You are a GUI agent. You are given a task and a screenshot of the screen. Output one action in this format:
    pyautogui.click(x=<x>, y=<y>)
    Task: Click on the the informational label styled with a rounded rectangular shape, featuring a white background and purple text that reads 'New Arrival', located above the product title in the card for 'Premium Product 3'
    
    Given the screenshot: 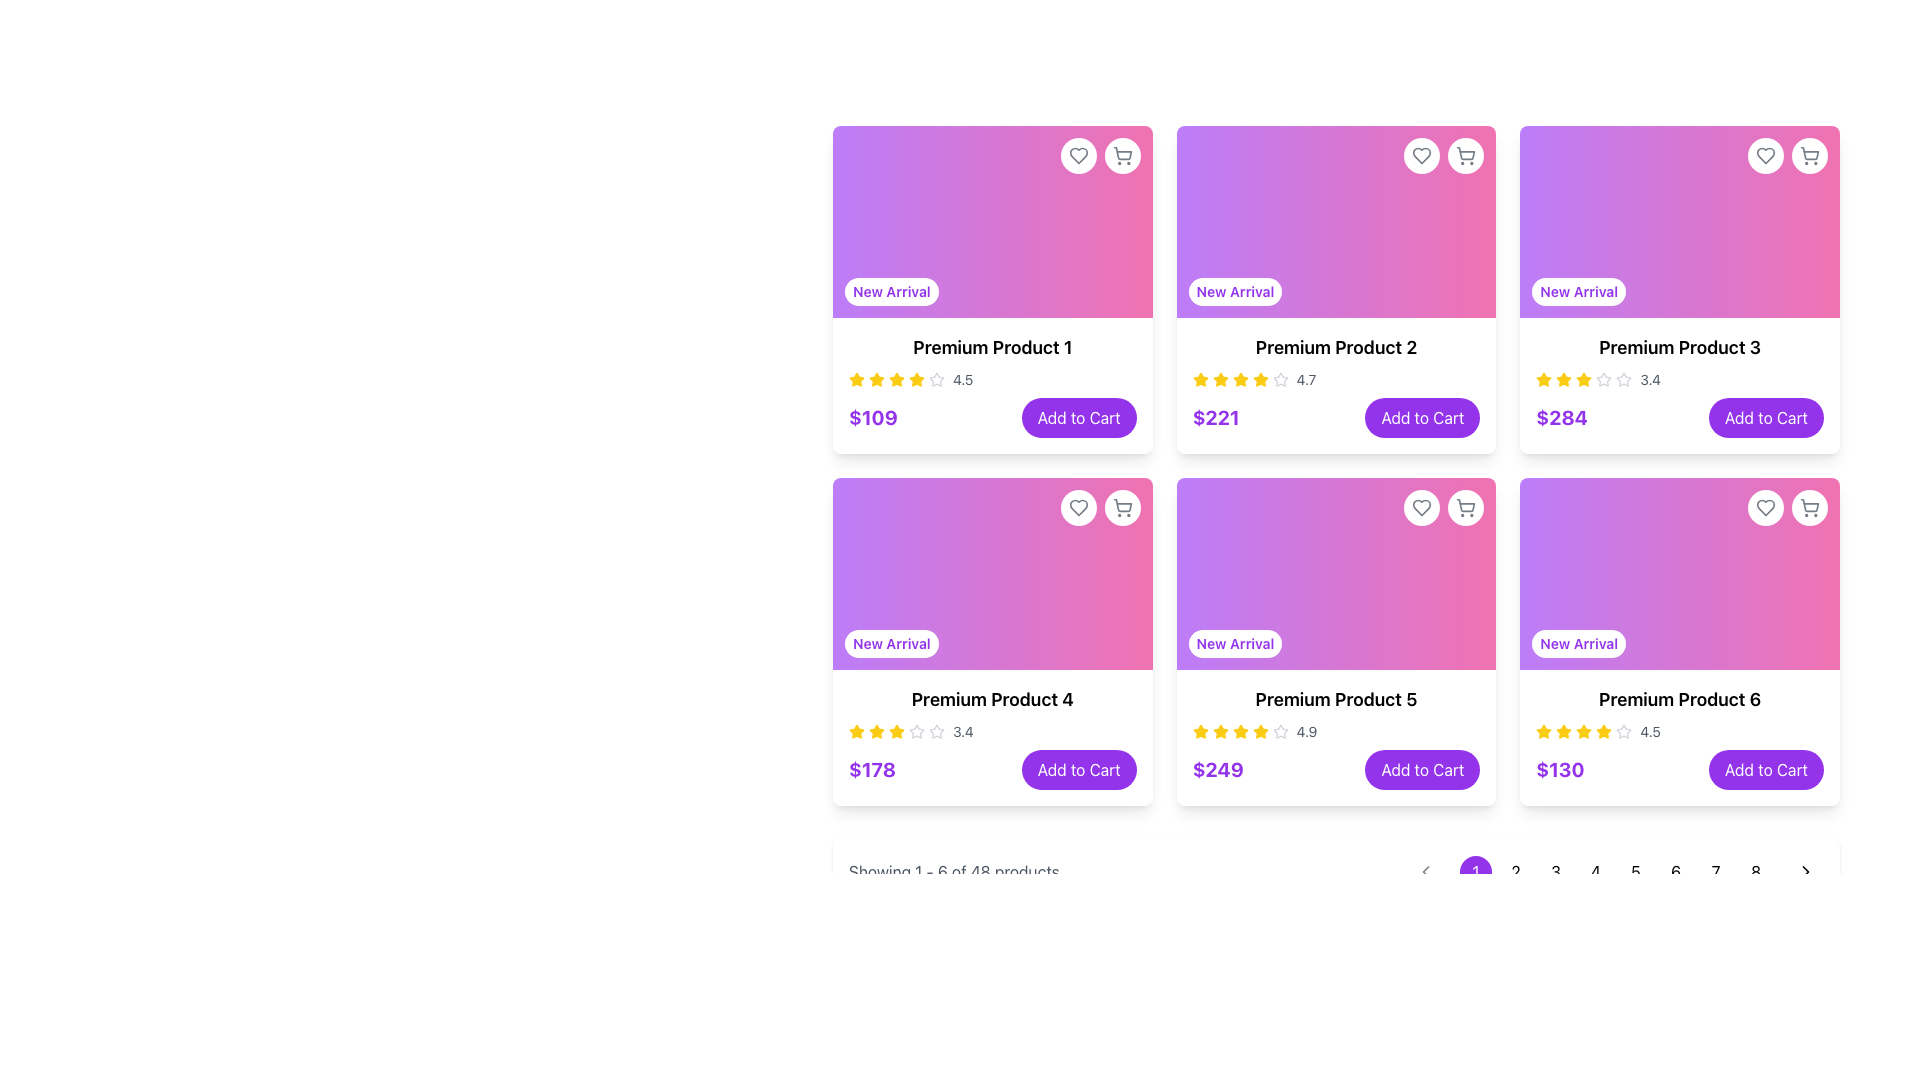 What is the action you would take?
    pyautogui.click(x=1578, y=292)
    